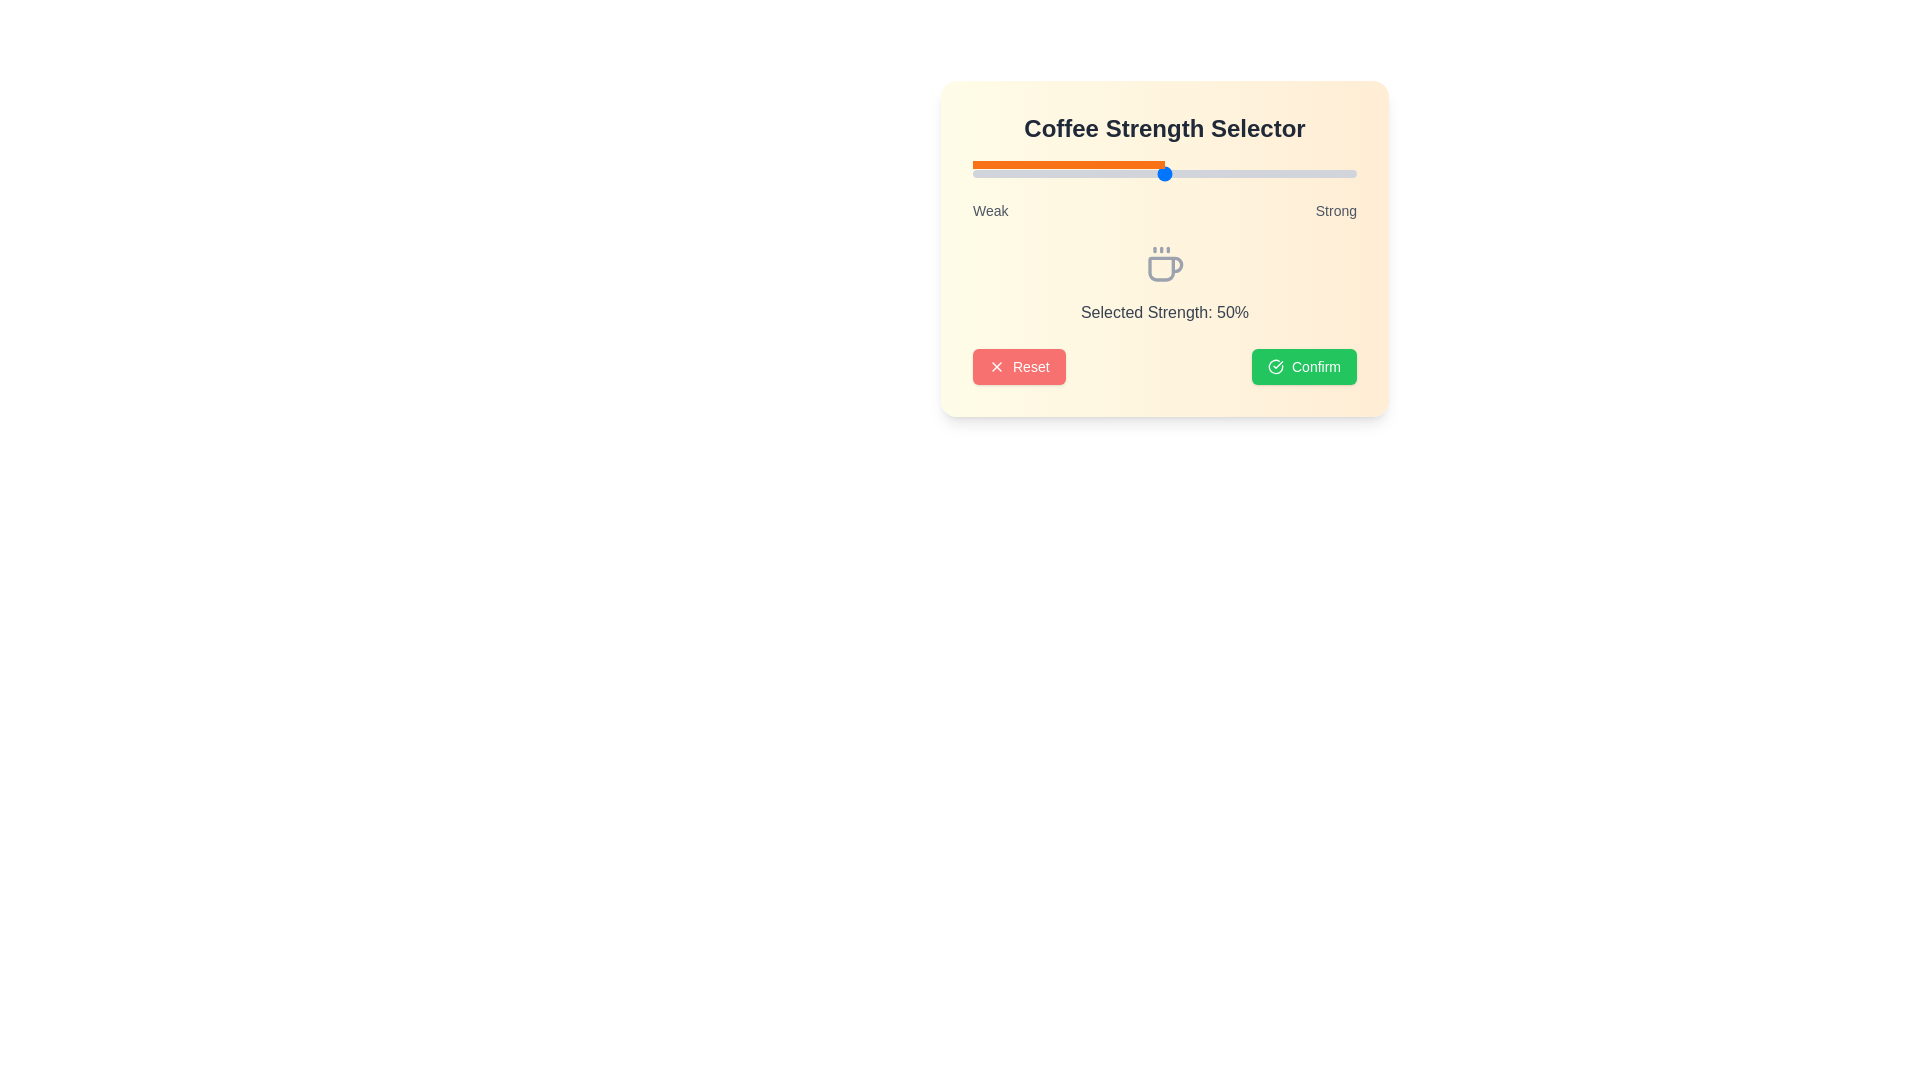 This screenshot has width=1920, height=1080. I want to click on the coffee strength, so click(1075, 172).